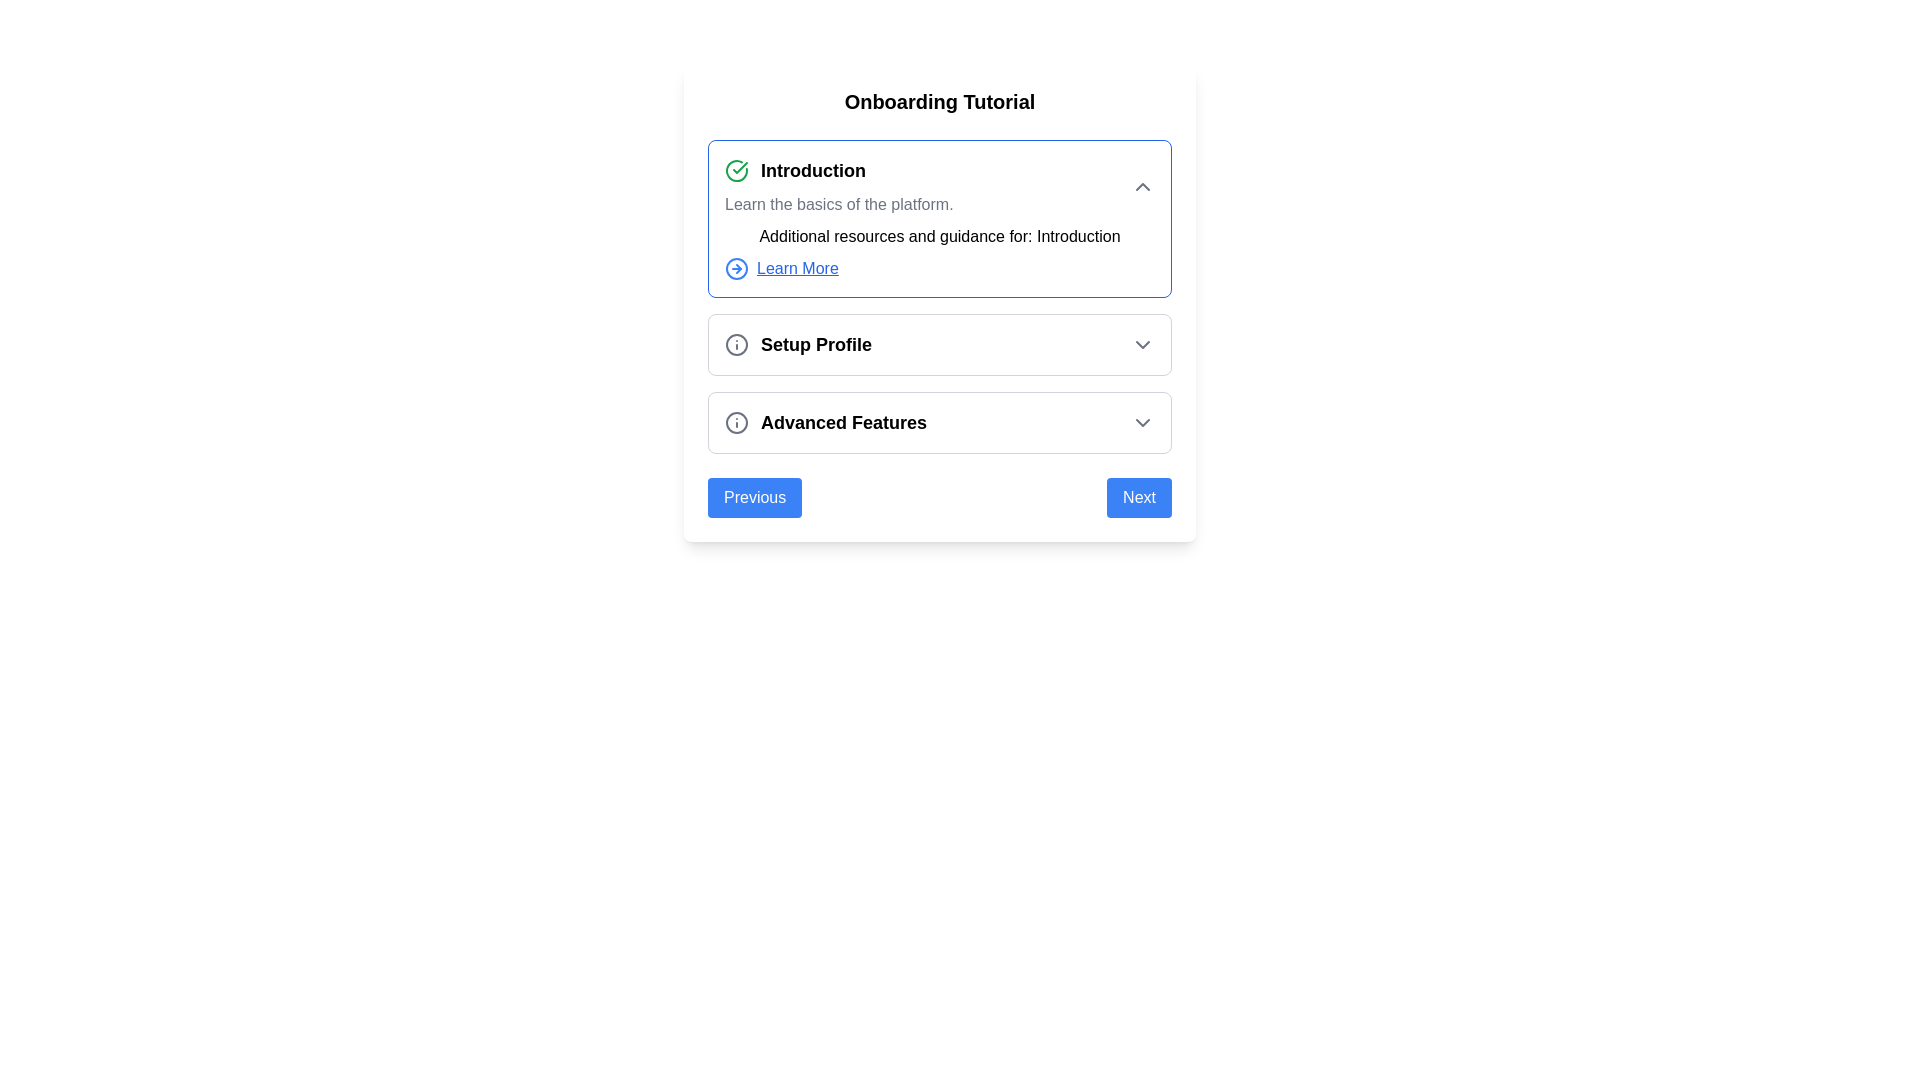 This screenshot has height=1080, width=1920. Describe the element at coordinates (736, 343) in the screenshot. I see `the information or notification icon located to the left of the 'Setup Profile' text in the onboarding steps section` at that location.